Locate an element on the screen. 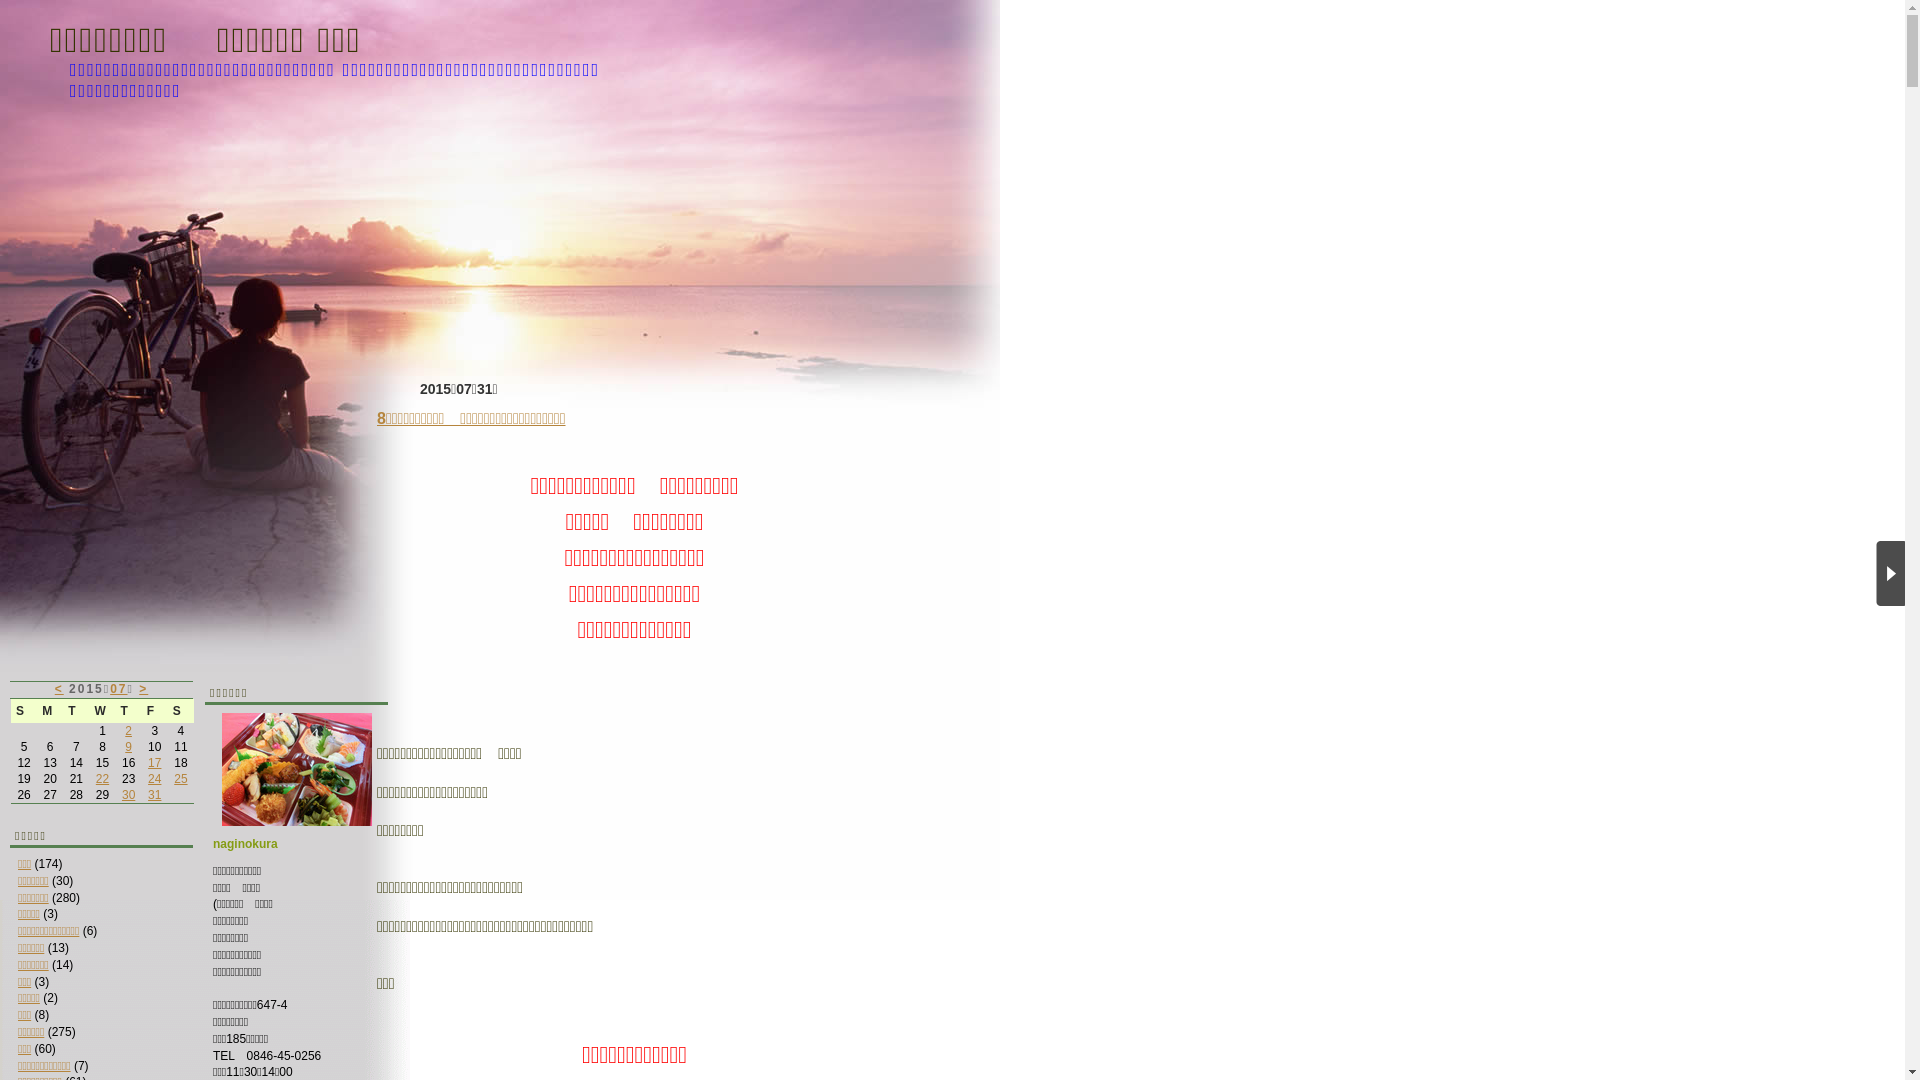 The width and height of the screenshot is (1920, 1080). '30' is located at coordinates (127, 793).